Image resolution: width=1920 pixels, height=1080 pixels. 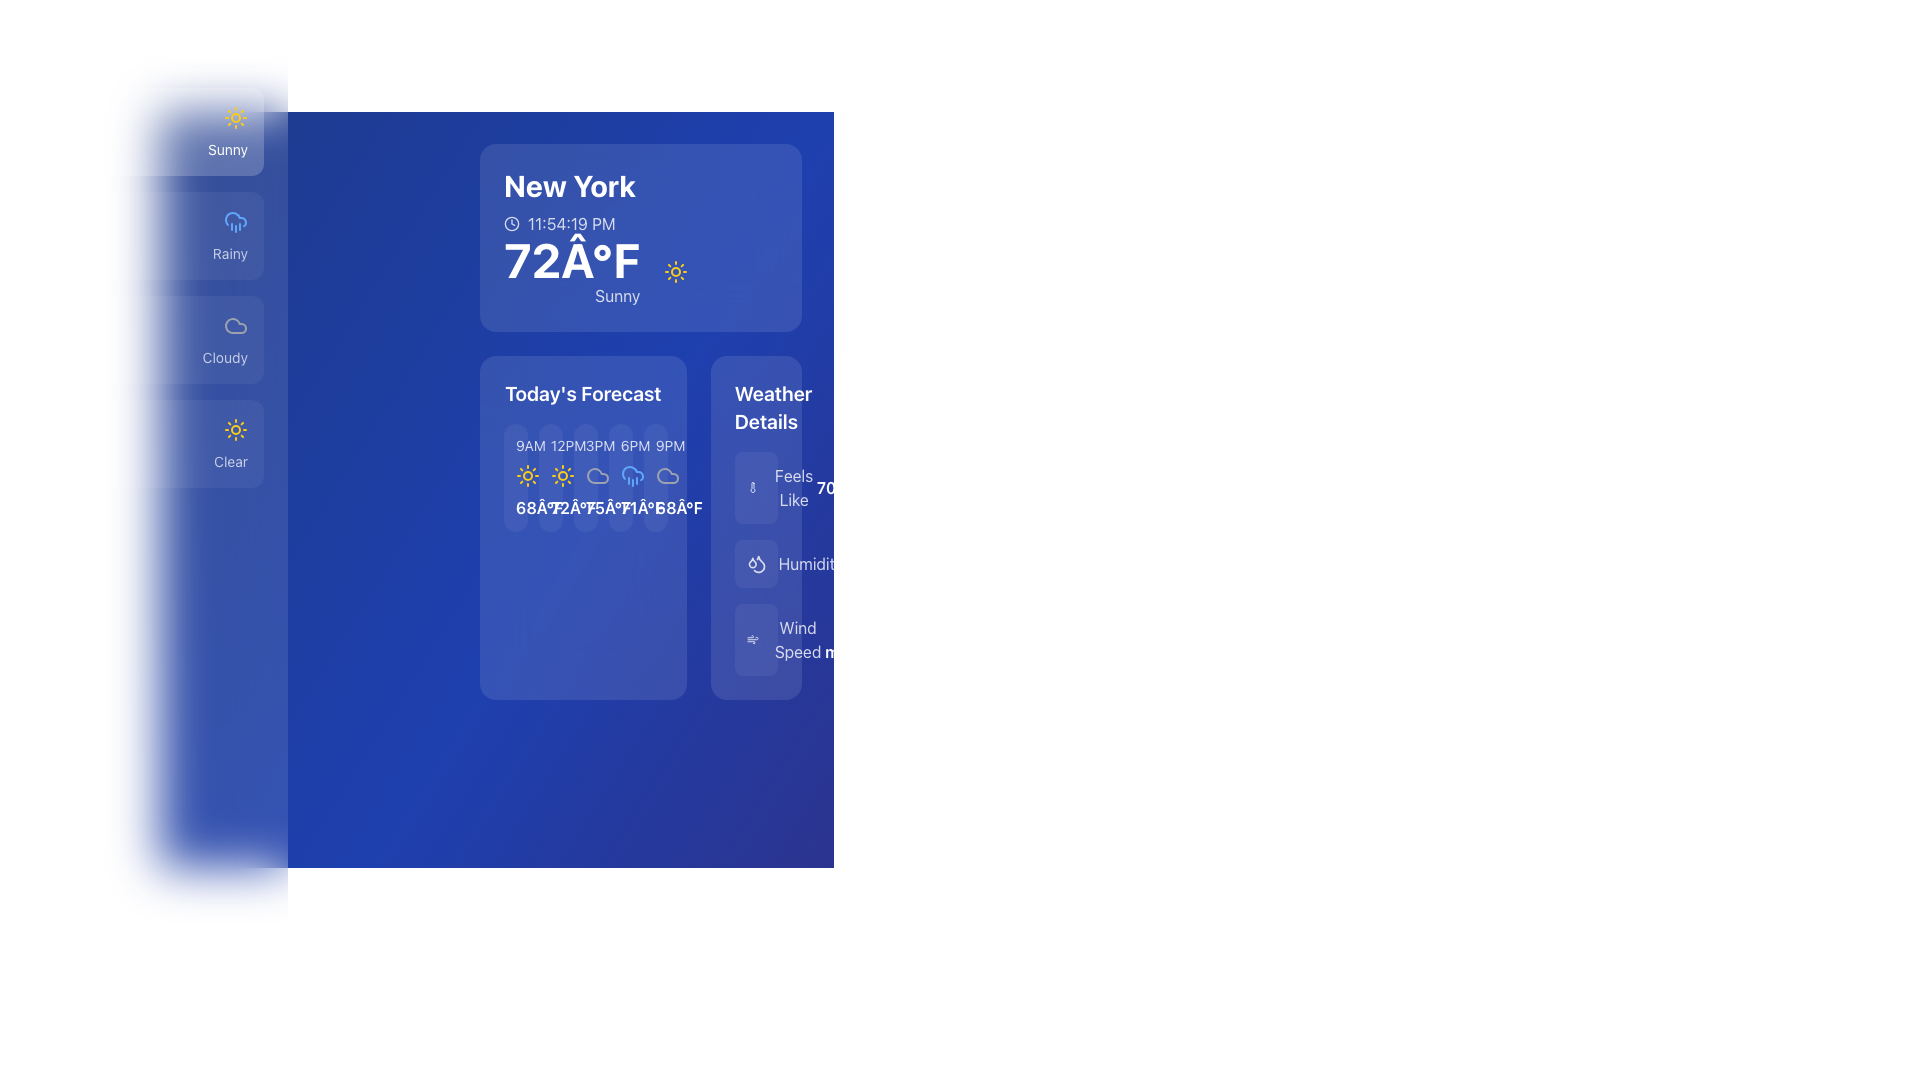 What do you see at coordinates (755, 563) in the screenshot?
I see `the humidity icon in the 'Weather Details' section, which visually represents humidity and is positioned before the text 'Humidity' and the value '65%'` at bounding box center [755, 563].